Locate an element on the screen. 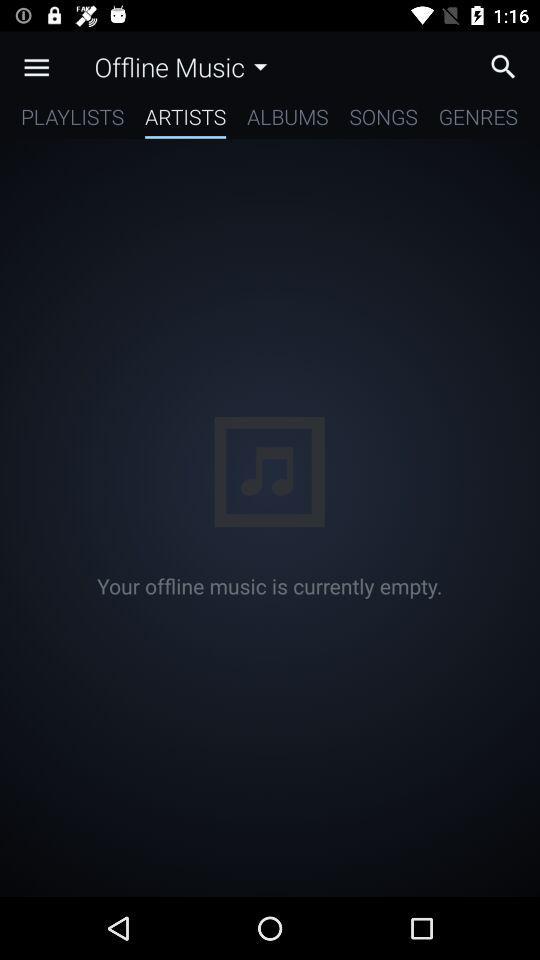 Image resolution: width=540 pixels, height=960 pixels. item to the left of the albums is located at coordinates (185, 120).